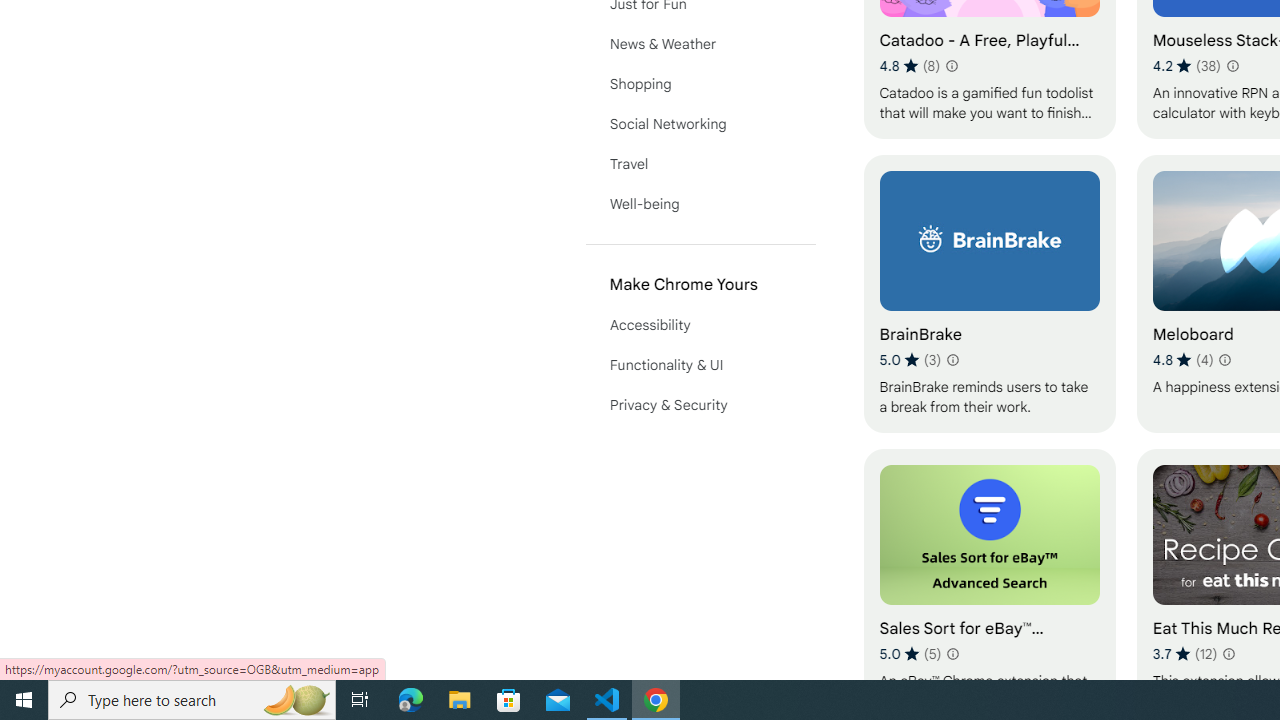 This screenshot has height=720, width=1280. What do you see at coordinates (700, 324) in the screenshot?
I see `'Accessibility'` at bounding box center [700, 324].